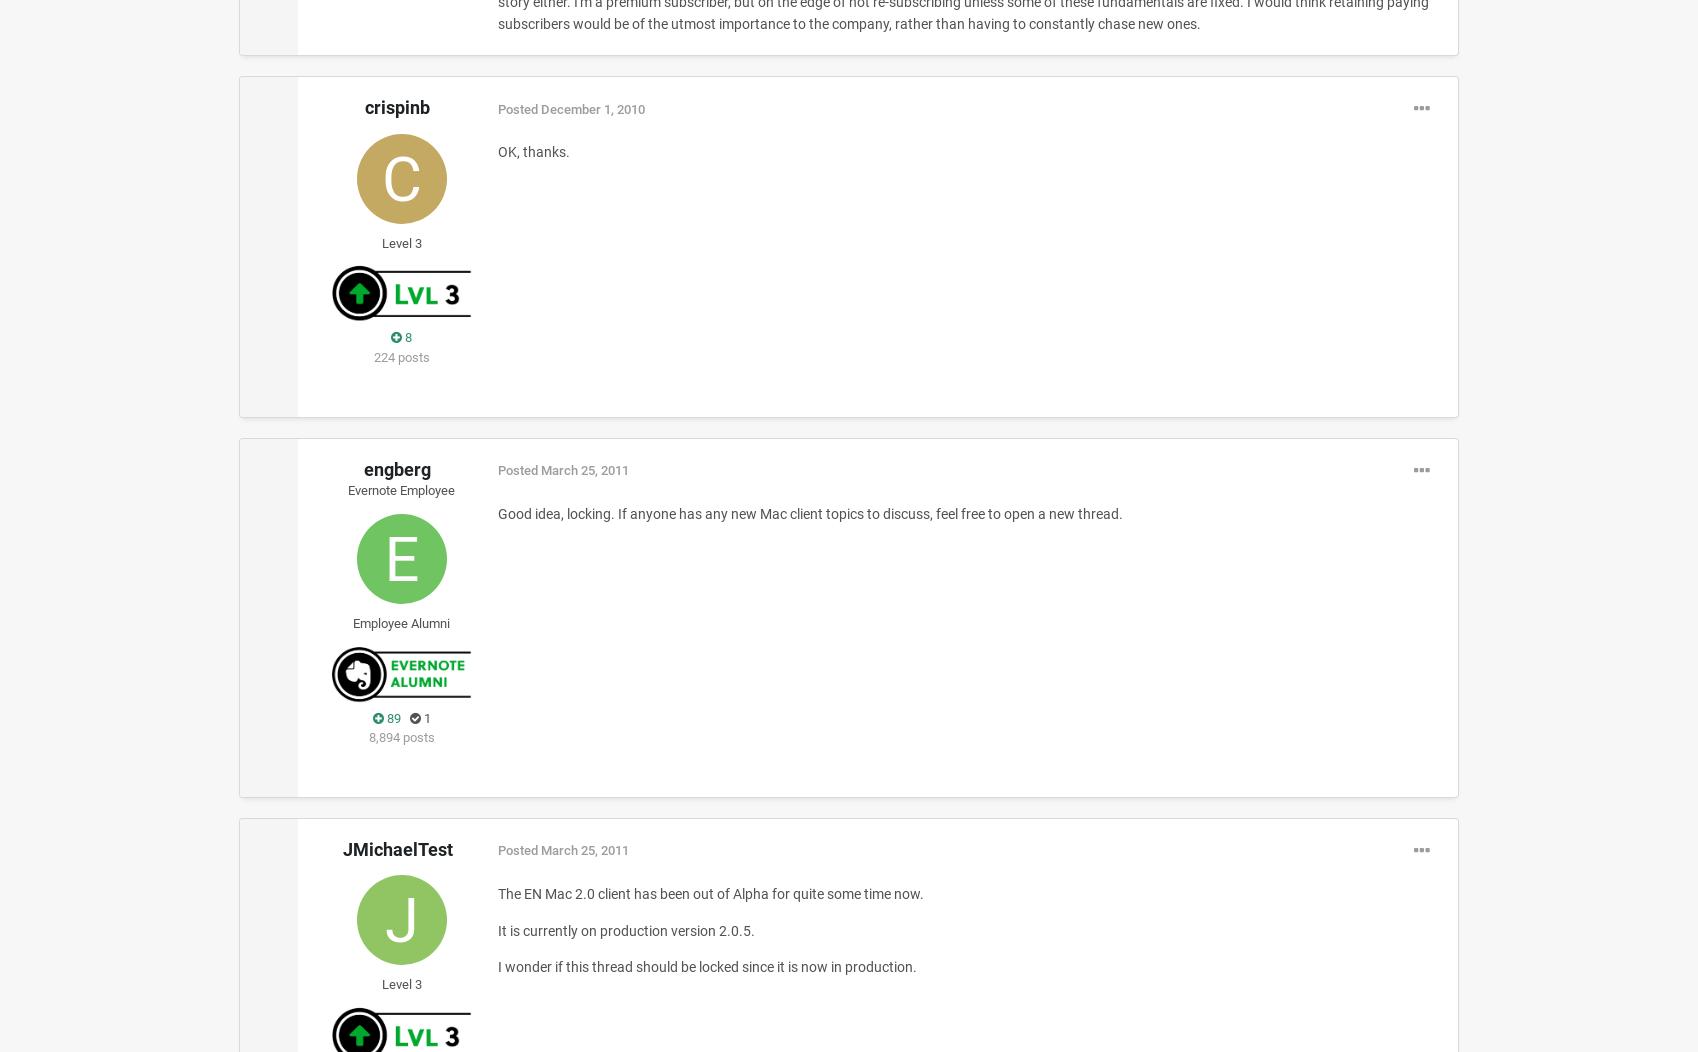  Describe the element at coordinates (353, 623) in the screenshot. I see `'Employee Alumni'` at that location.